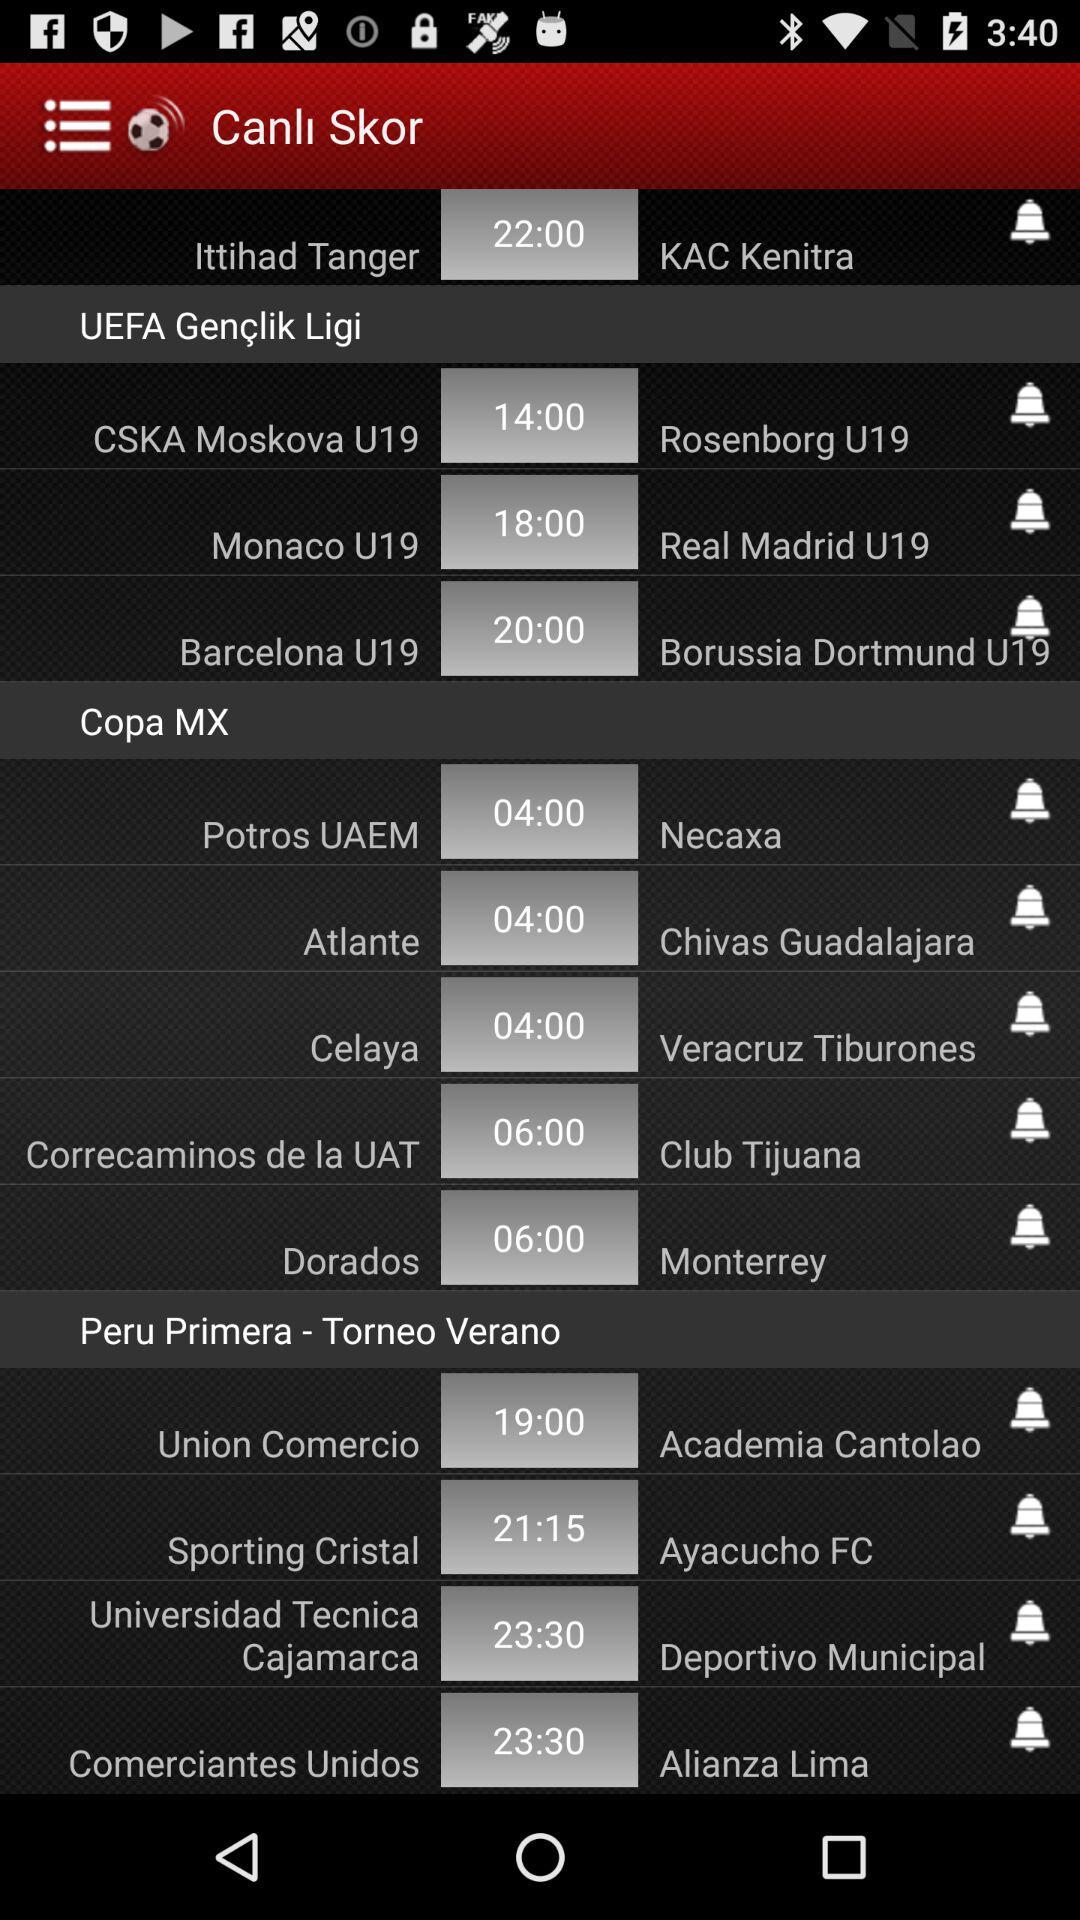 Image resolution: width=1080 pixels, height=1920 pixels. I want to click on subscribe, so click(1029, 1516).